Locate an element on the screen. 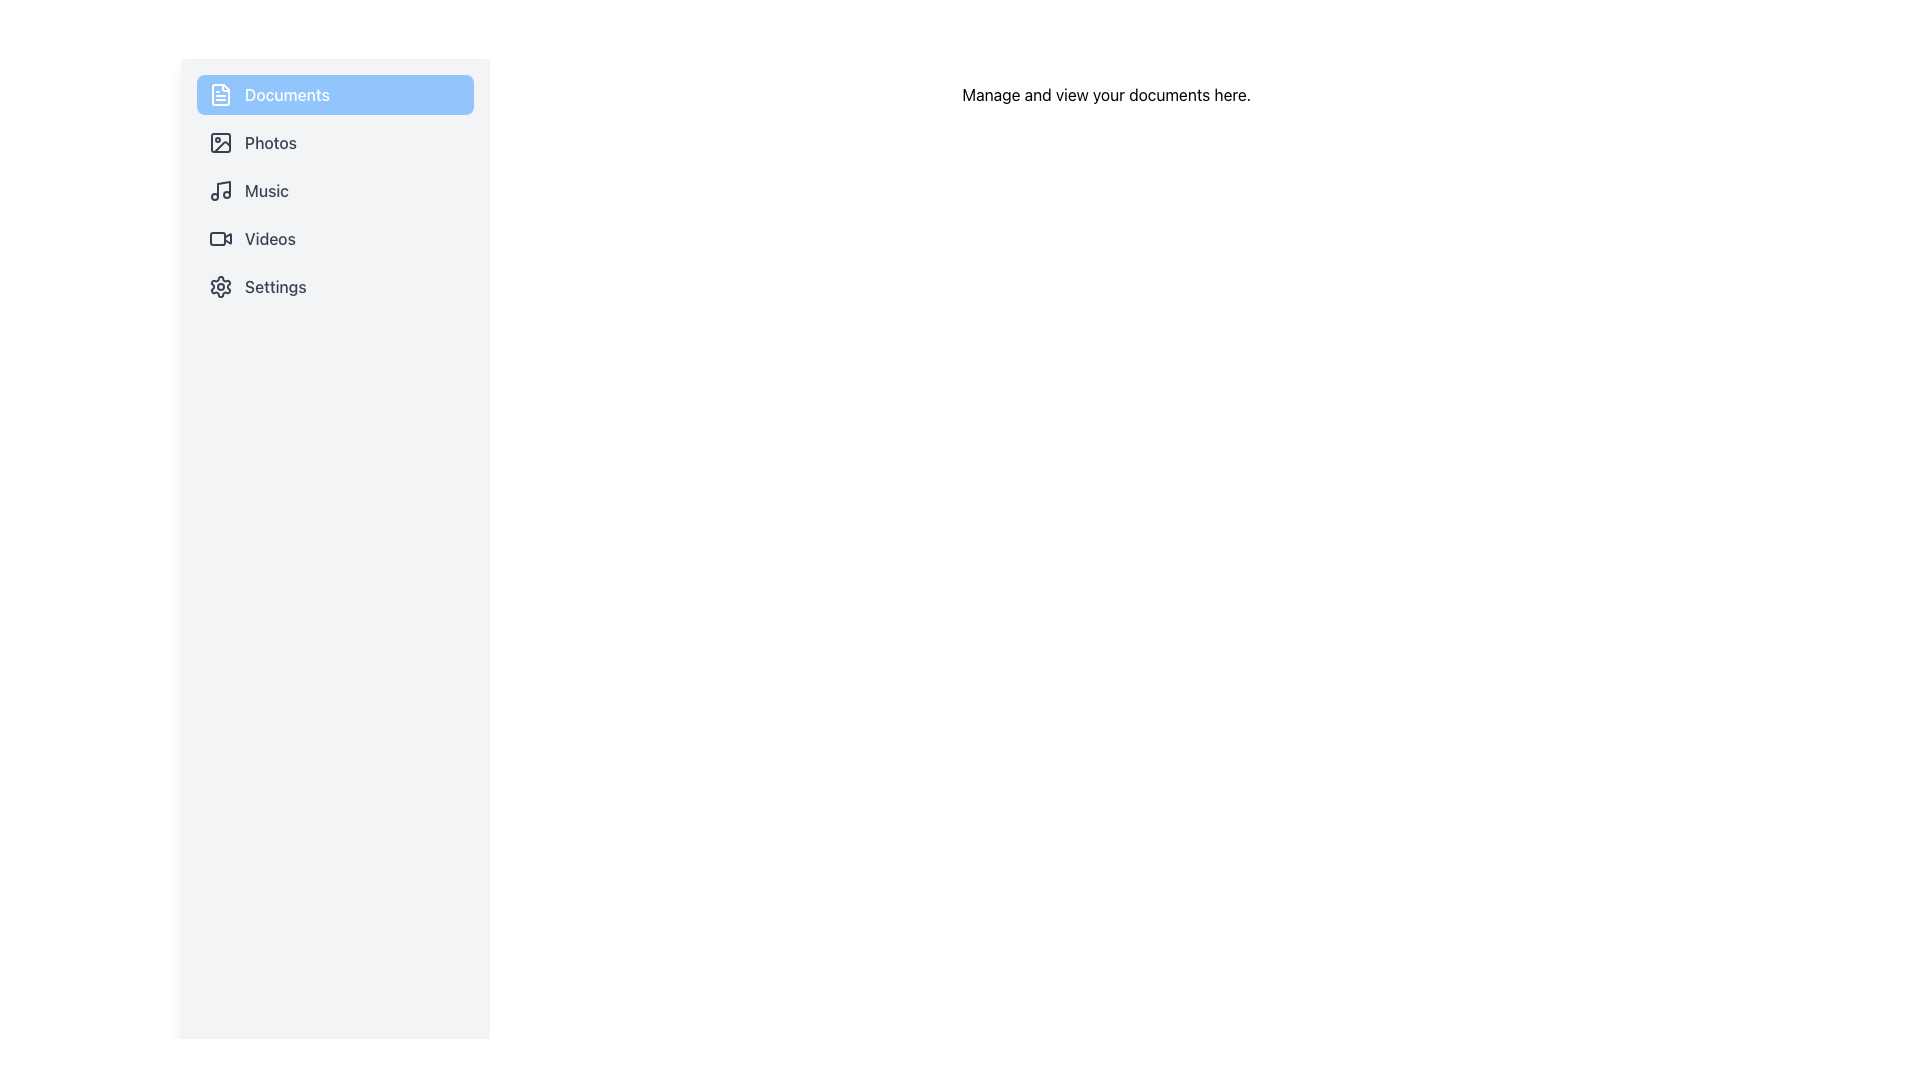  the rectangular body of the video camera within the 'Videos' icon in the menu is located at coordinates (217, 238).